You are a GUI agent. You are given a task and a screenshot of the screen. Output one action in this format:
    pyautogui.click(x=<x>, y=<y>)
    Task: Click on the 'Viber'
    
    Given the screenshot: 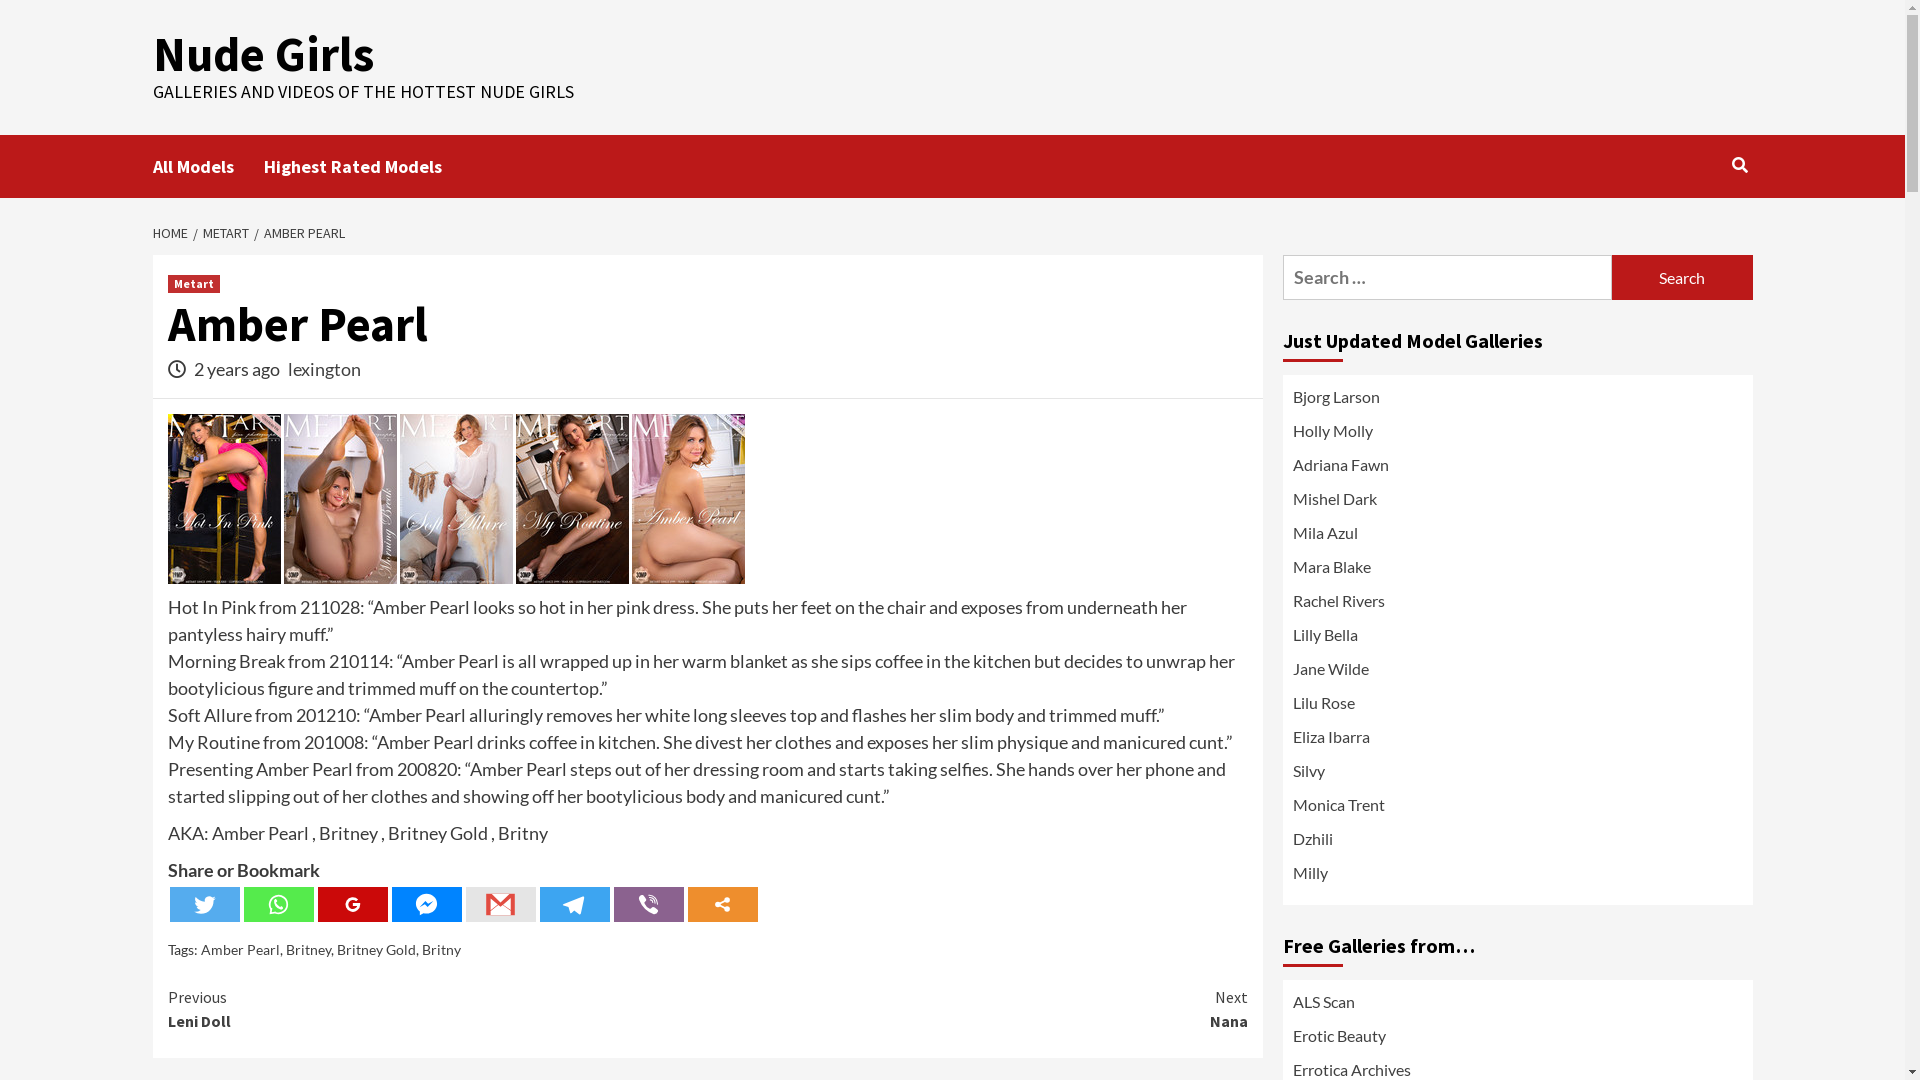 What is the action you would take?
    pyautogui.click(x=613, y=904)
    